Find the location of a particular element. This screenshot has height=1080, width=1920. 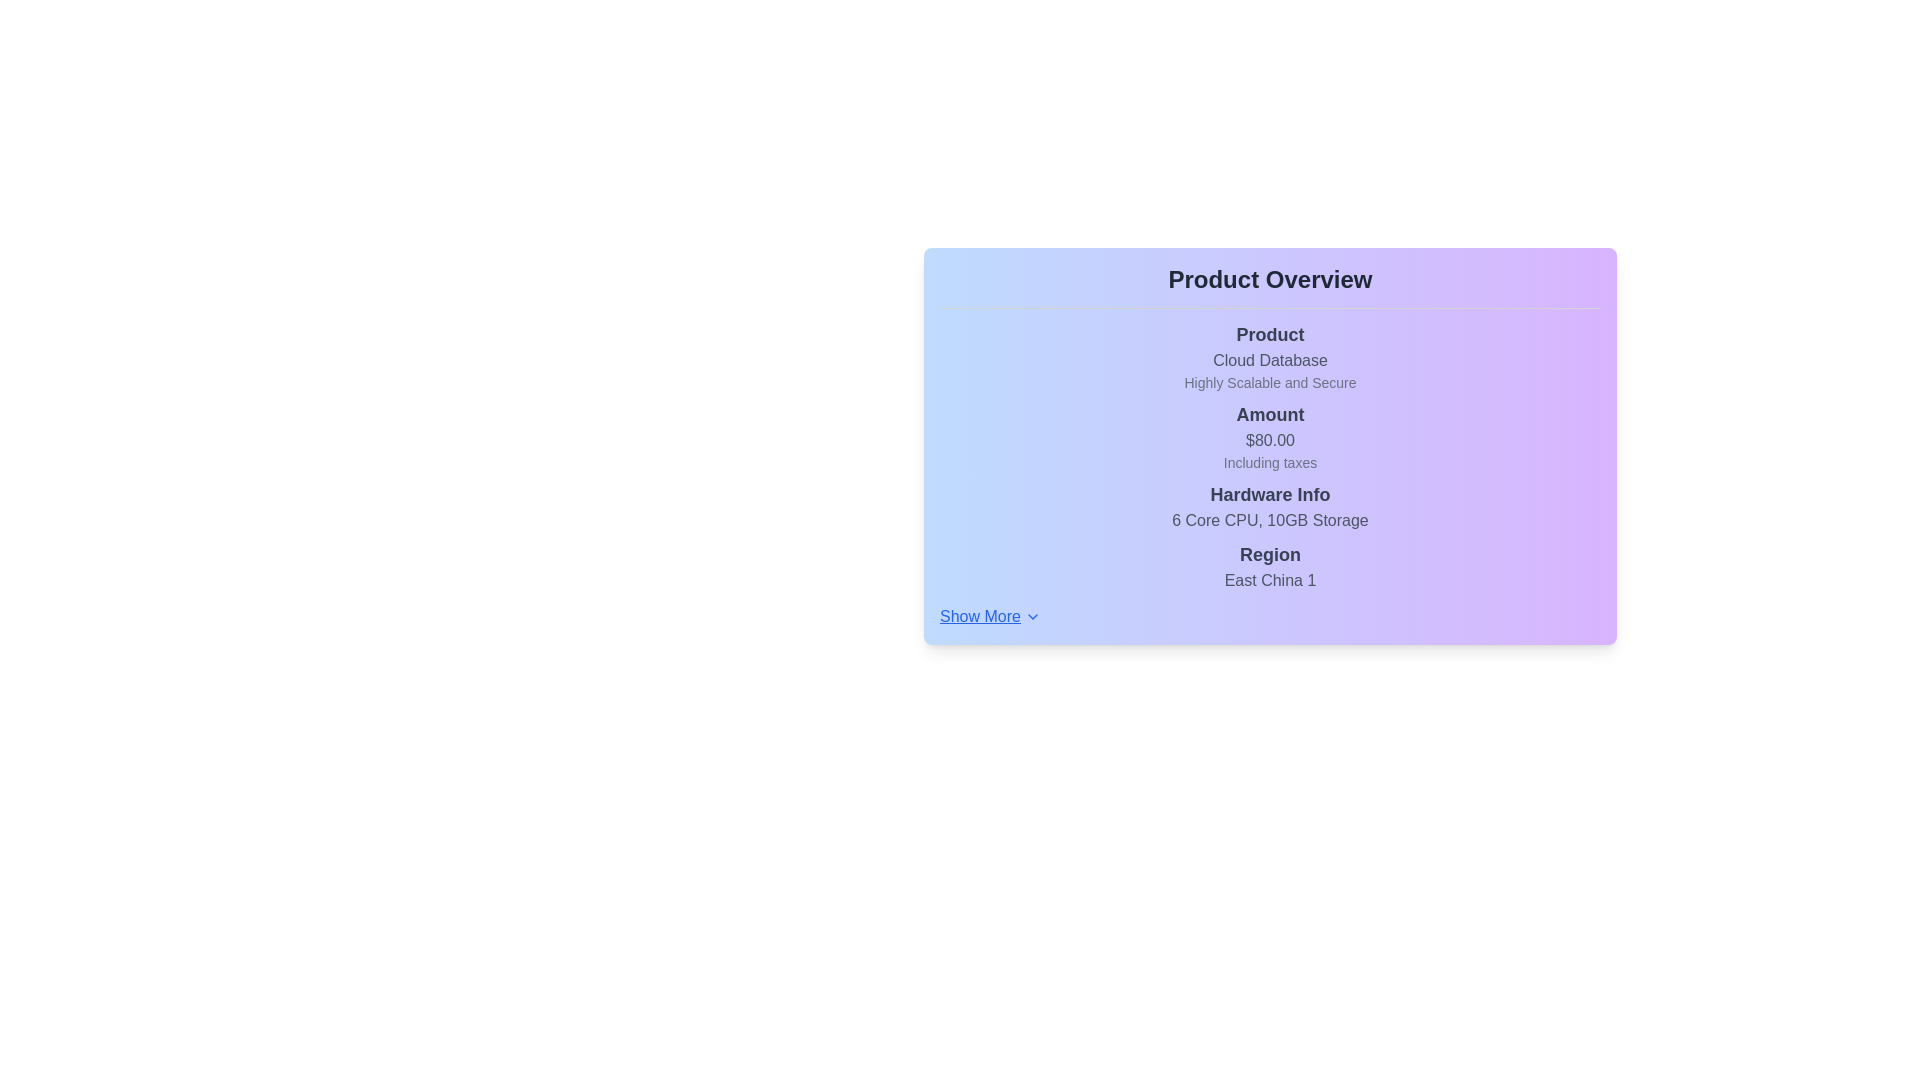

the button located at the bottom left corner of the 'Product Overview' card is located at coordinates (990, 616).